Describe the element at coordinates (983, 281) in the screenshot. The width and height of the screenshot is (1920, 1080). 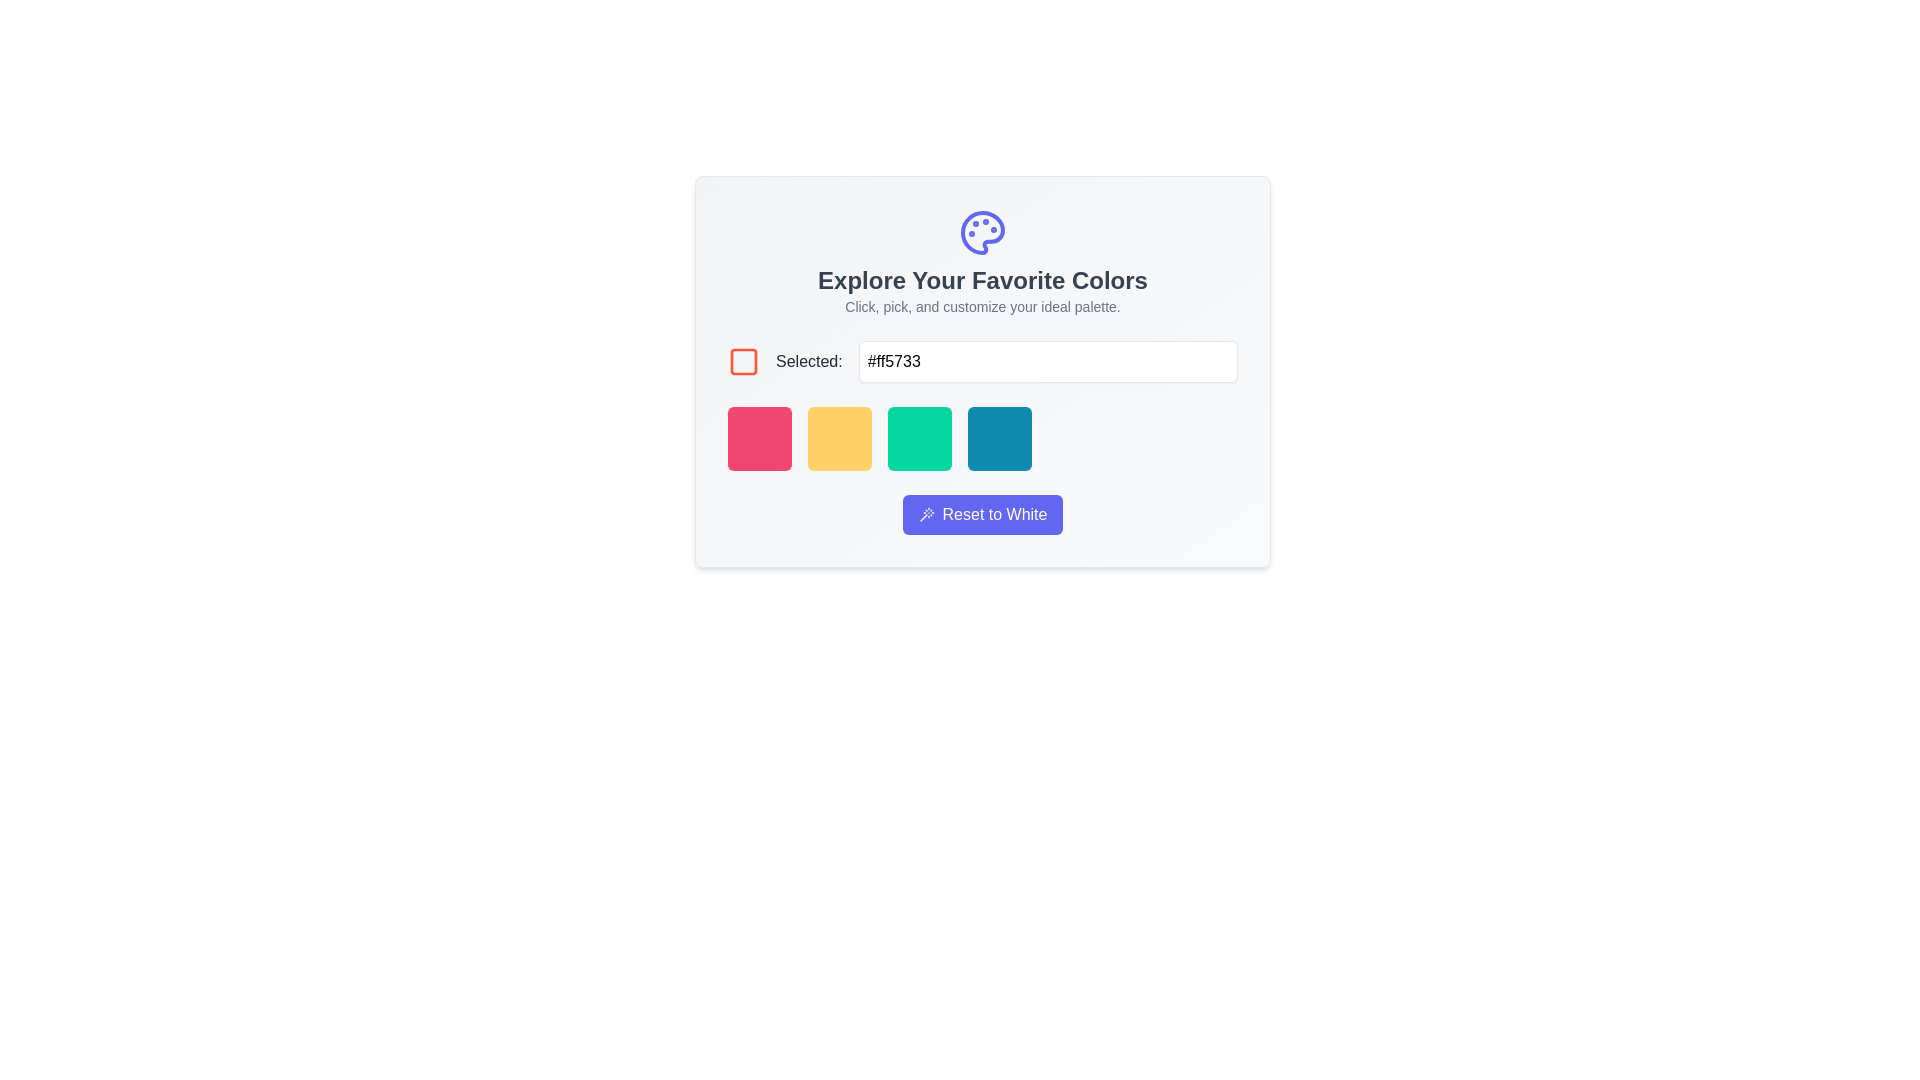
I see `the text header that reads 'Explore Your Favorite Colors.' This header is large, bold, and gray, positioned centrally in the main interface area for color customization` at that location.